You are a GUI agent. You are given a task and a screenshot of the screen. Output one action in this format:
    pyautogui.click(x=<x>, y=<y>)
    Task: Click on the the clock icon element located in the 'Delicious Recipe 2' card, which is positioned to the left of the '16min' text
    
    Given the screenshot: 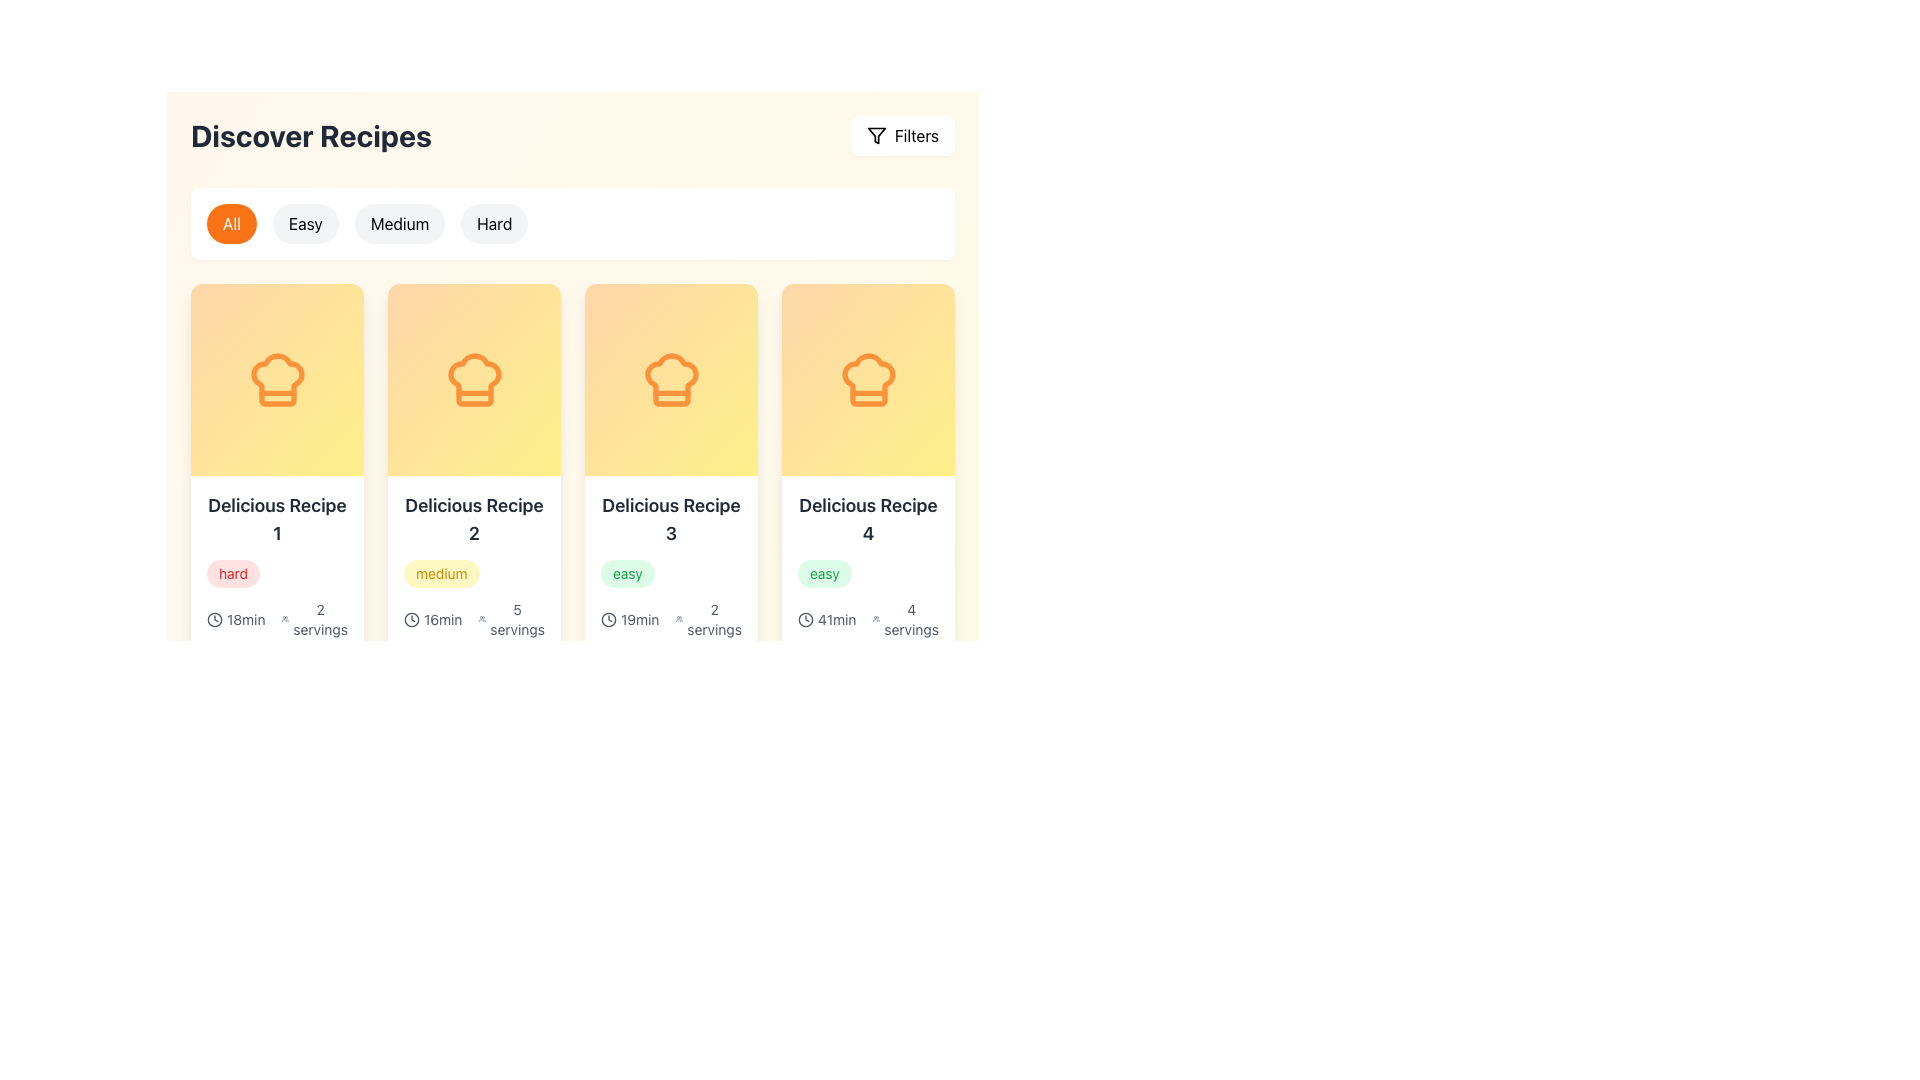 What is the action you would take?
    pyautogui.click(x=411, y=619)
    